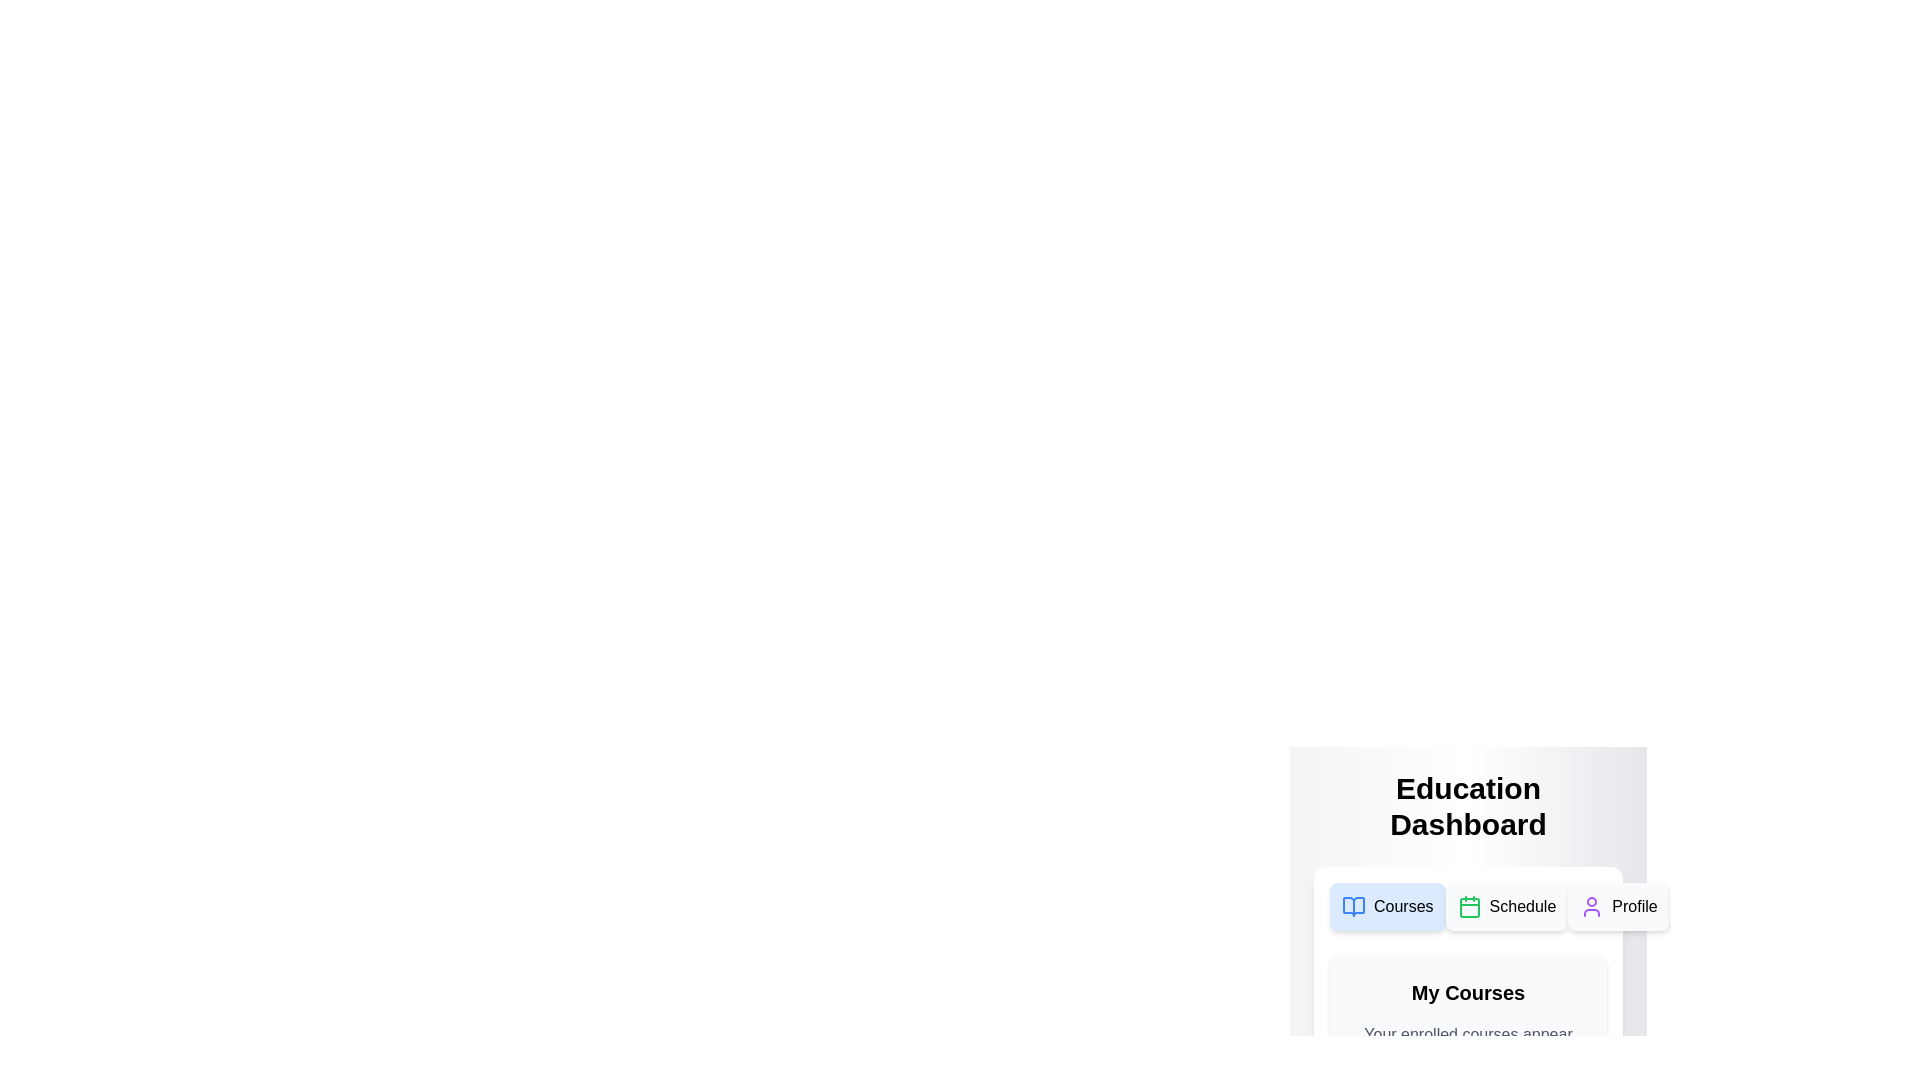  What do you see at coordinates (1386, 906) in the screenshot?
I see `the 'Courses' navigation button located` at bounding box center [1386, 906].